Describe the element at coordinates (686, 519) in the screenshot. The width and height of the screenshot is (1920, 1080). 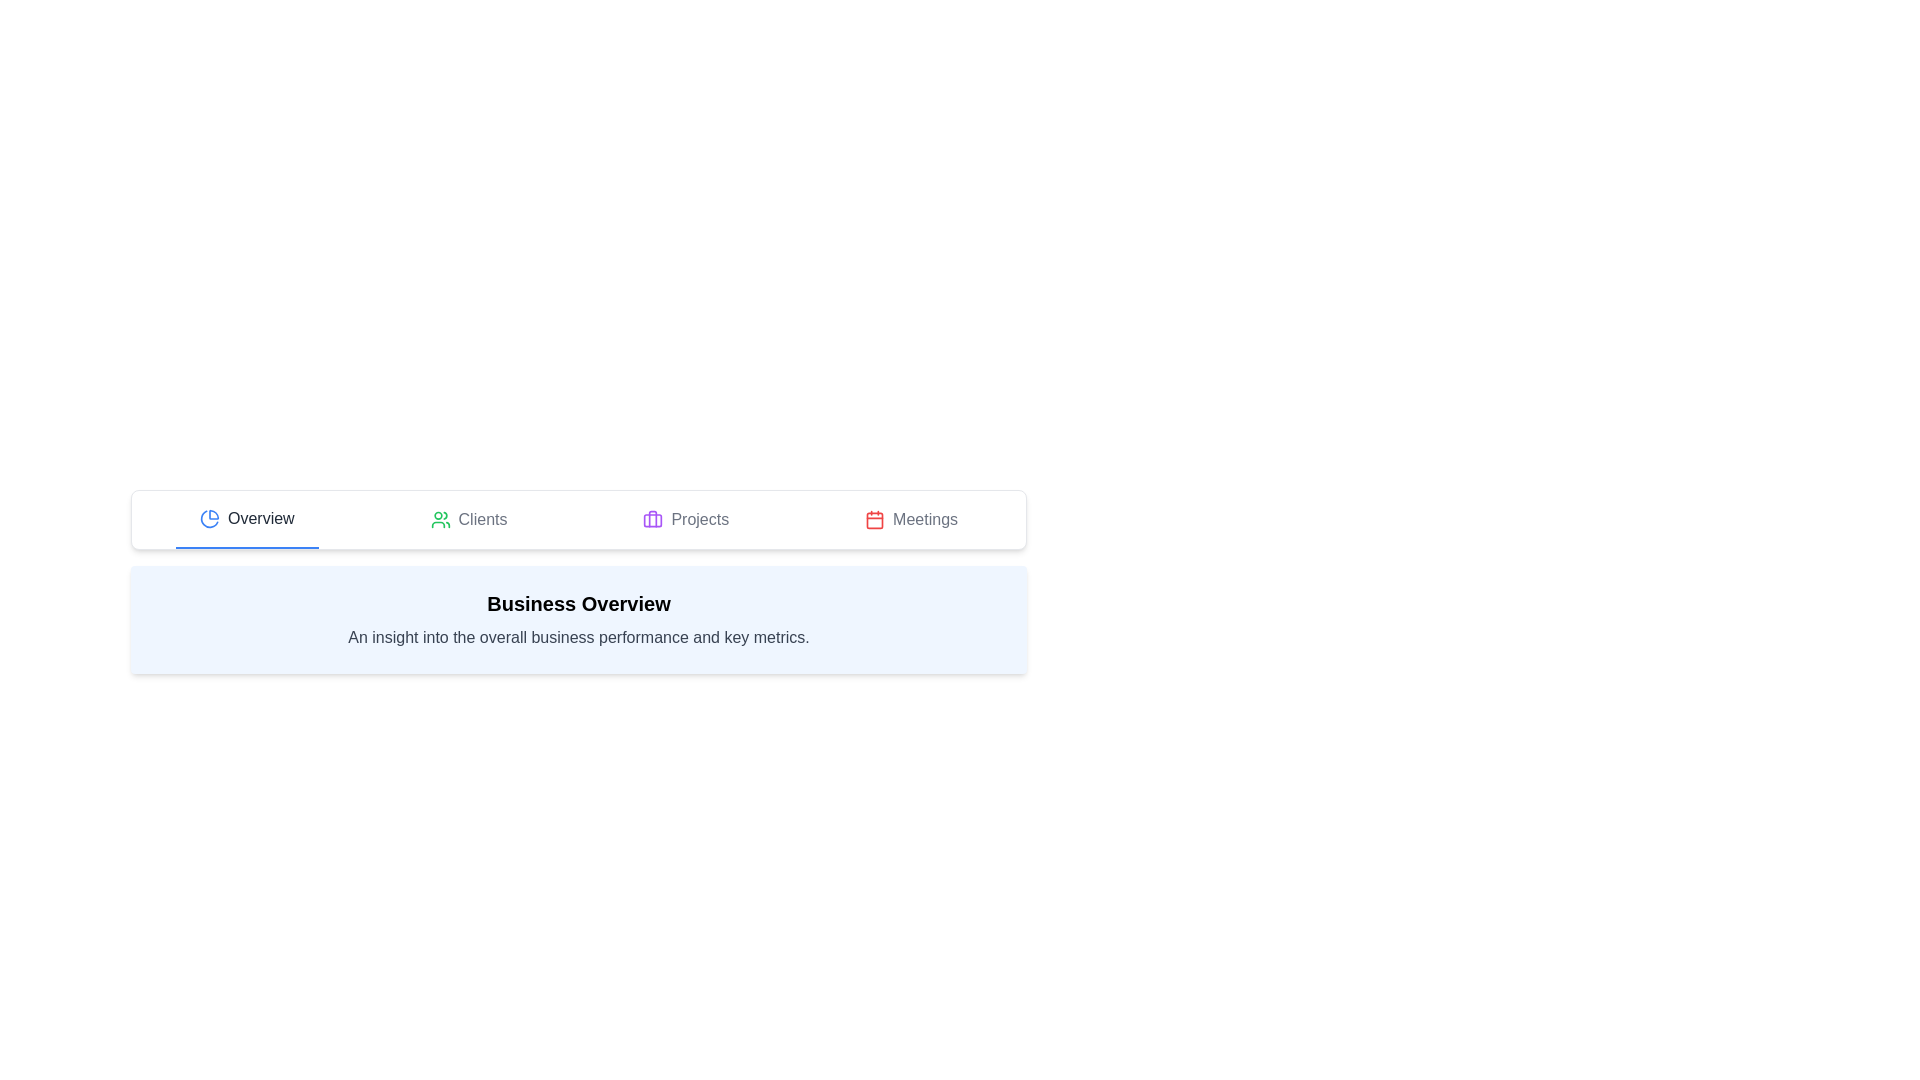
I see `the third navigation link in the navigation bar, which directs to the 'Projects' section` at that location.